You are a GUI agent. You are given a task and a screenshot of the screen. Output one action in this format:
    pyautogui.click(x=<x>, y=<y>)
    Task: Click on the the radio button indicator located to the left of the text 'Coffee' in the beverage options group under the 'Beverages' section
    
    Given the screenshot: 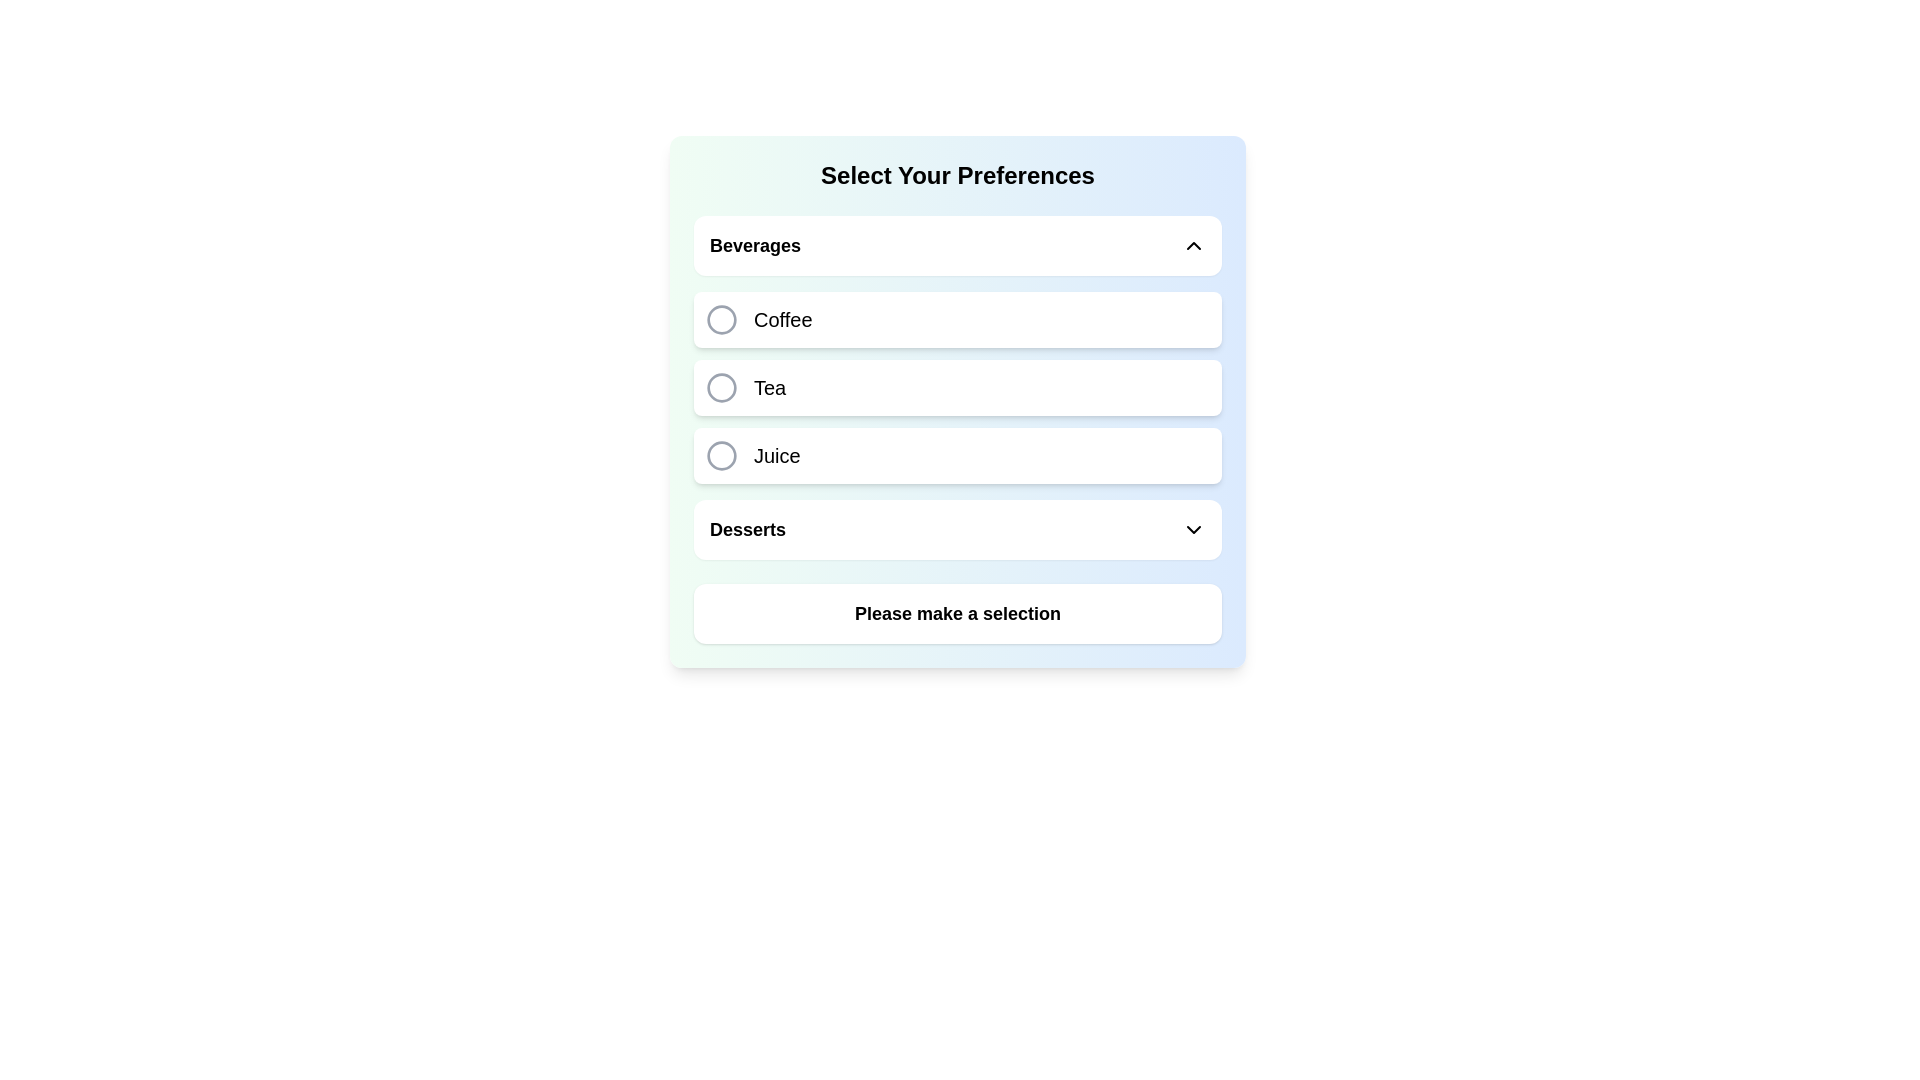 What is the action you would take?
    pyautogui.click(x=720, y=319)
    